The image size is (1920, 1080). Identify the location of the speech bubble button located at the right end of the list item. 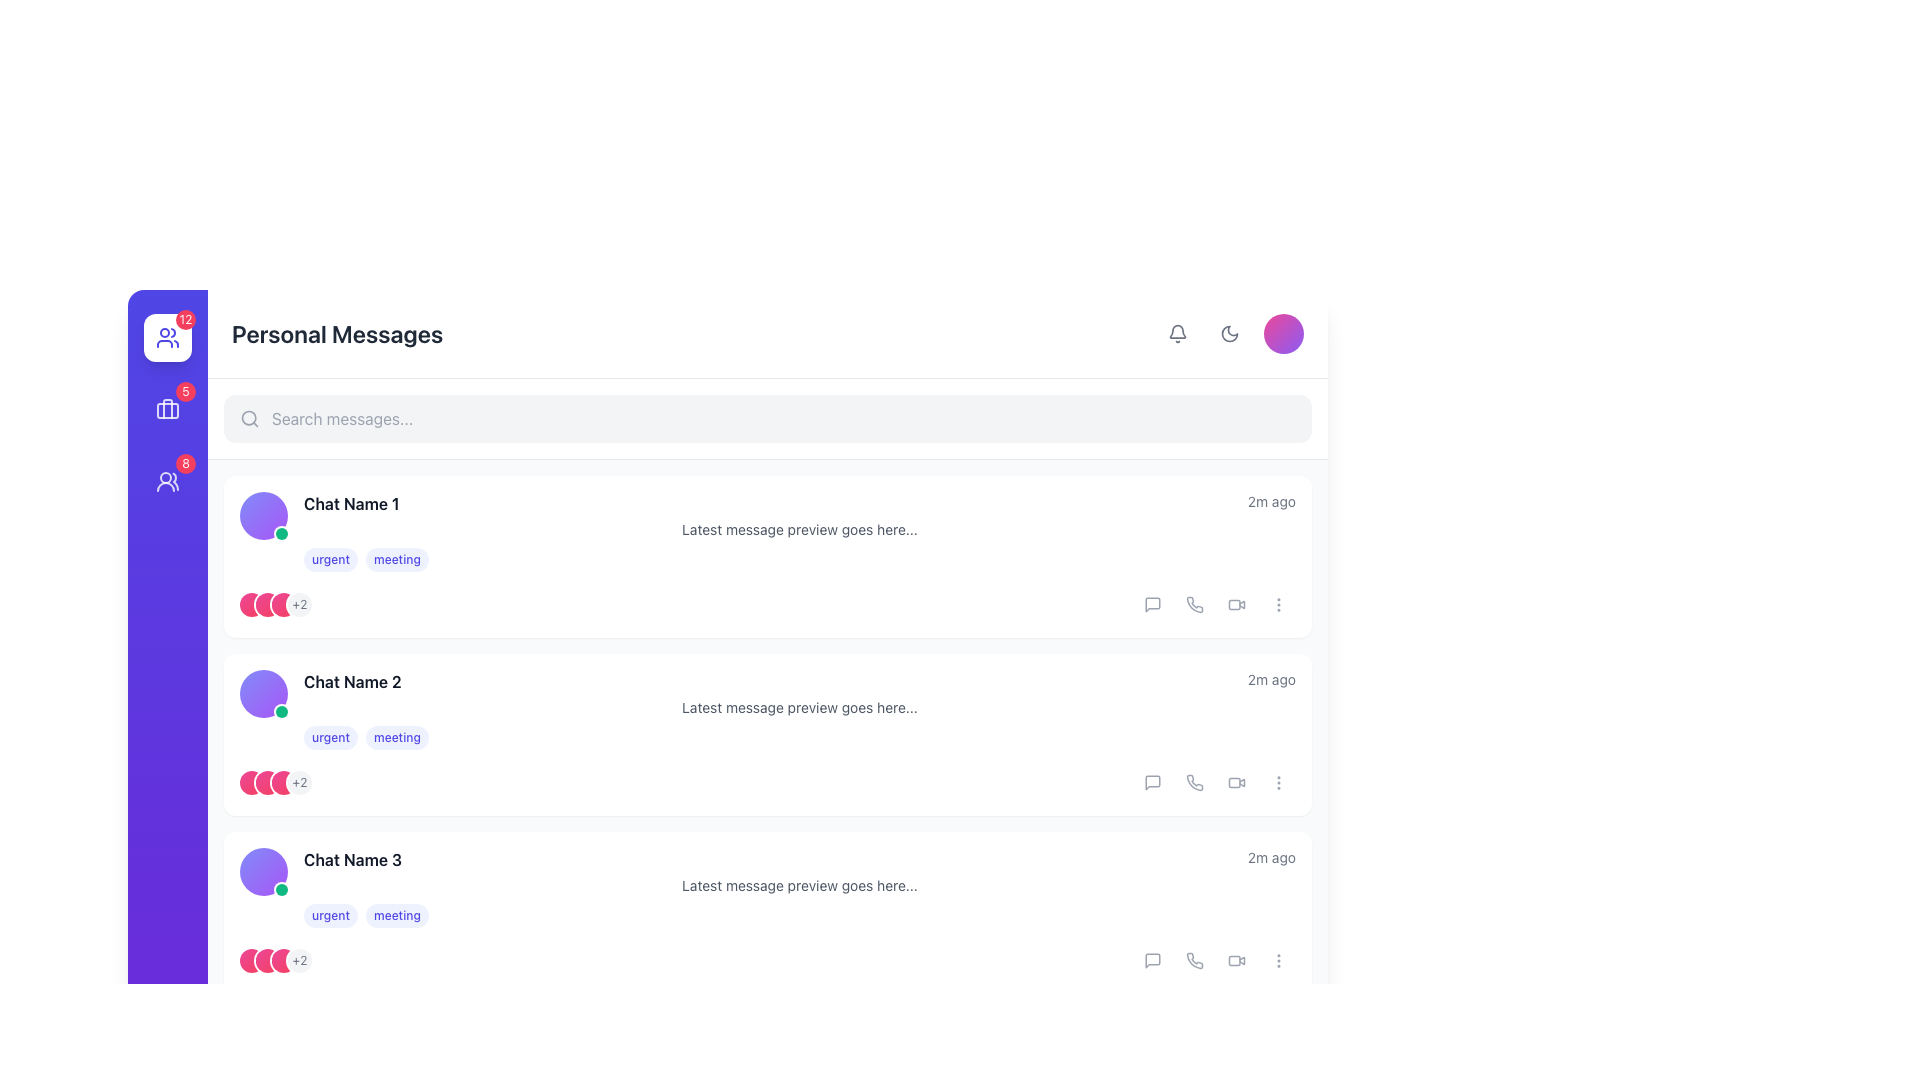
(1152, 604).